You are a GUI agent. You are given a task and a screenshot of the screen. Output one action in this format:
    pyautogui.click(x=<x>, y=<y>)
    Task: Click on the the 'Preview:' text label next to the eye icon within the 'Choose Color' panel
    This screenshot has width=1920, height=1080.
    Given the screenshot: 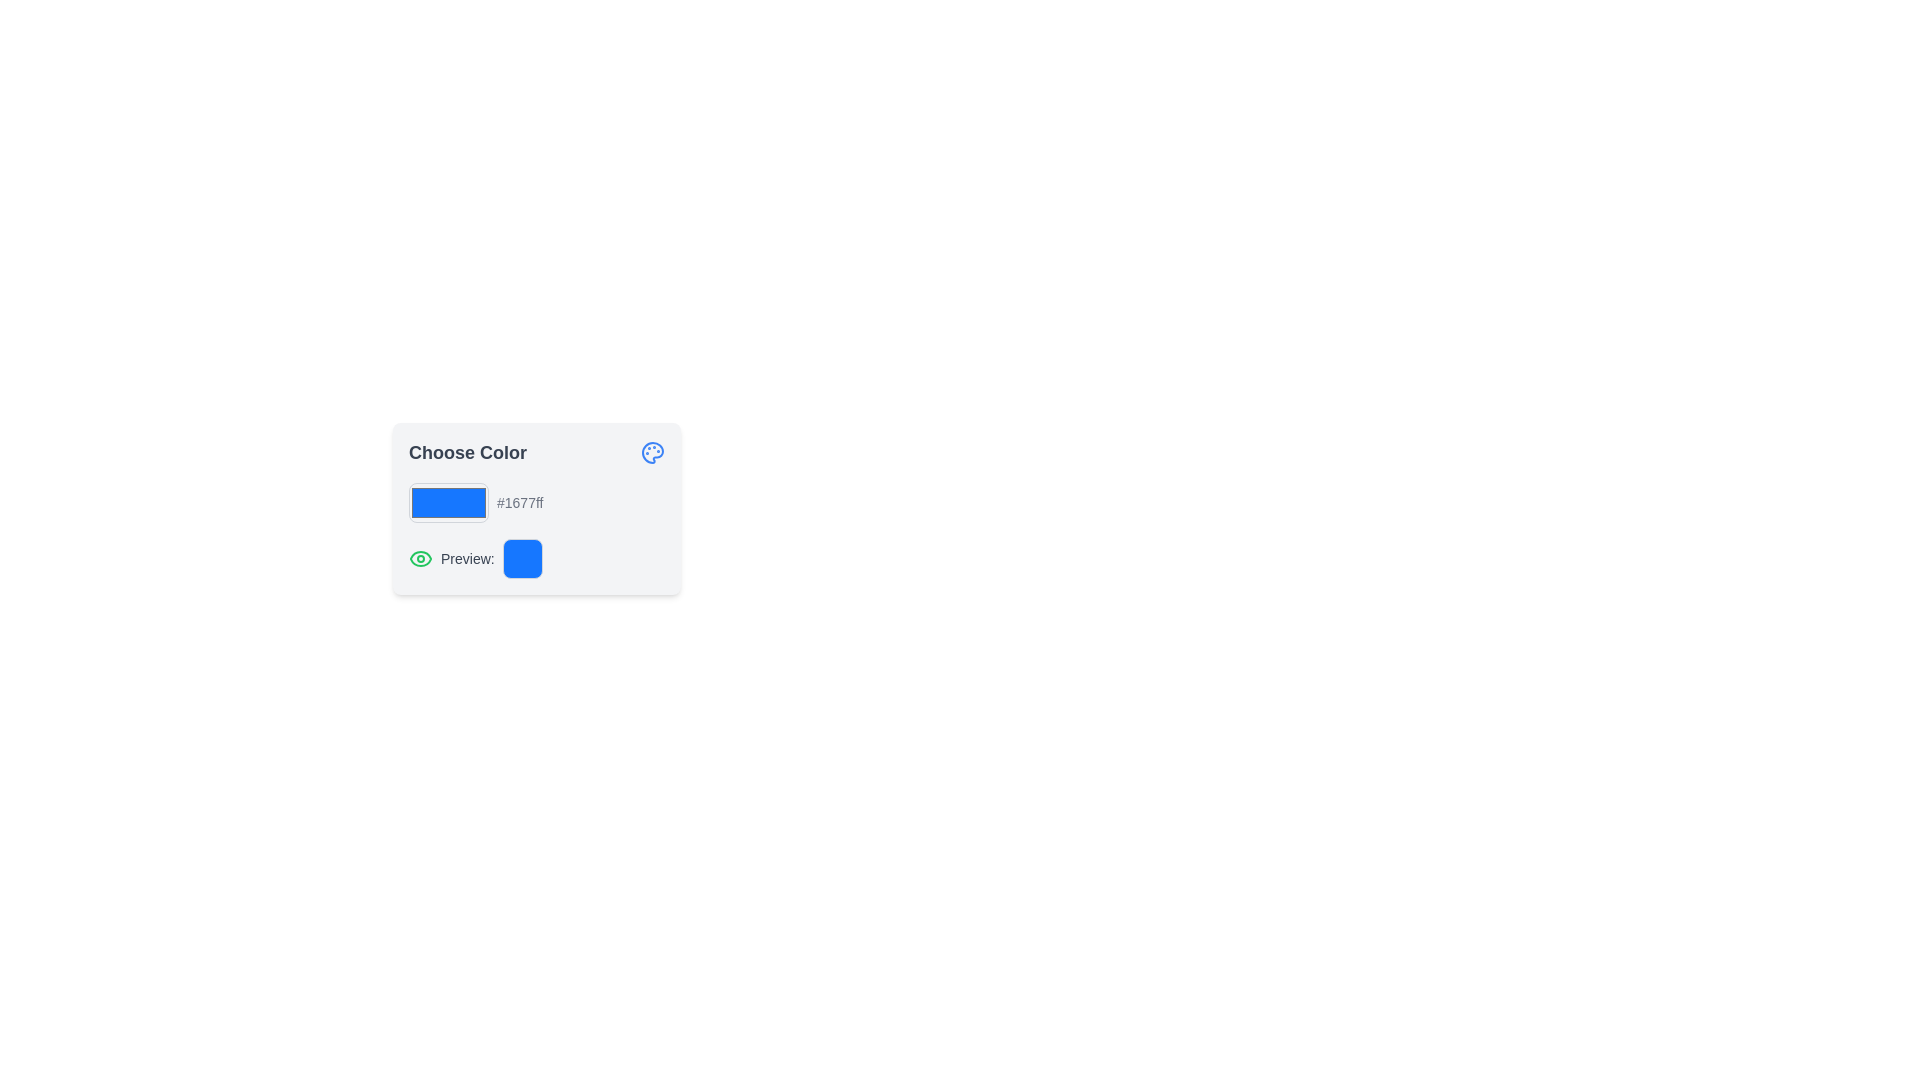 What is the action you would take?
    pyautogui.click(x=537, y=559)
    